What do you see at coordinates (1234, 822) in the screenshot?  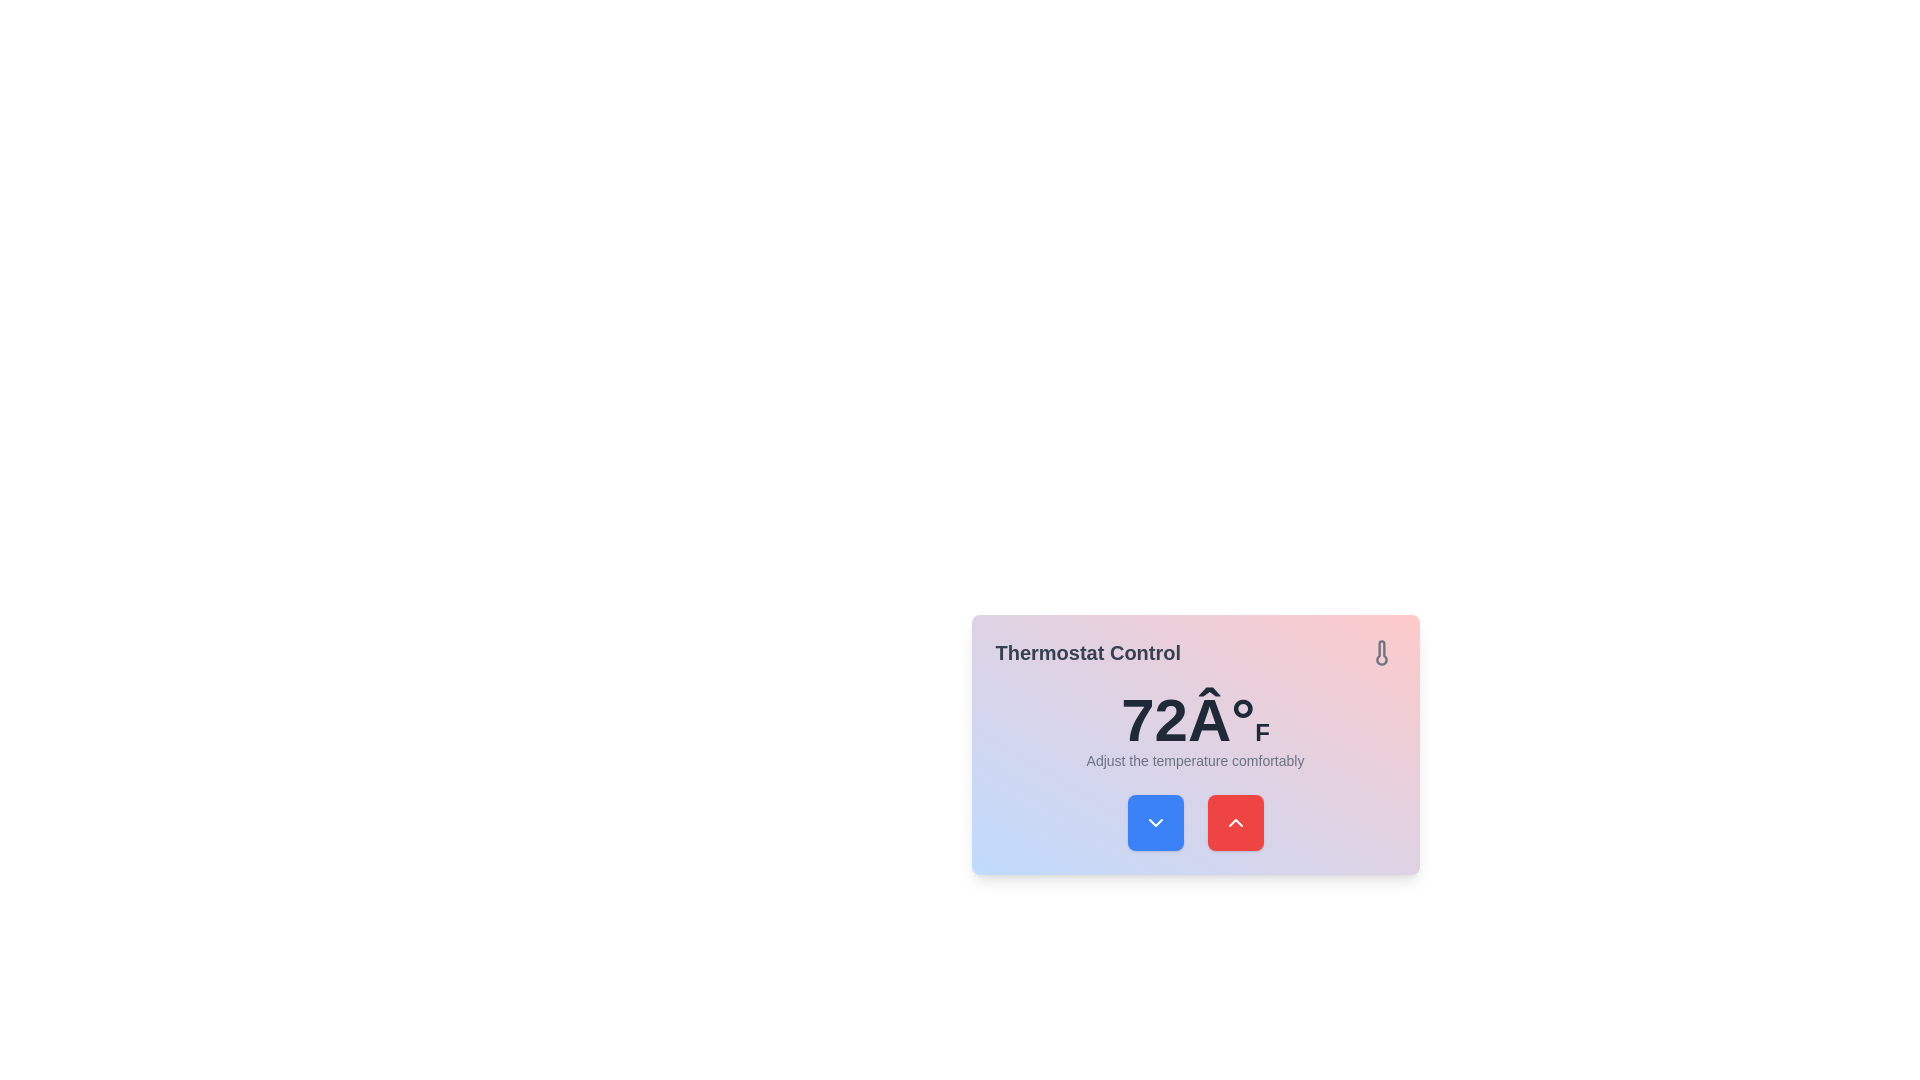 I see `the upward adjustment button for the thermostat located to the right of the blue downward chevron button in the 'Thermostat Control' component to change its color` at bounding box center [1234, 822].